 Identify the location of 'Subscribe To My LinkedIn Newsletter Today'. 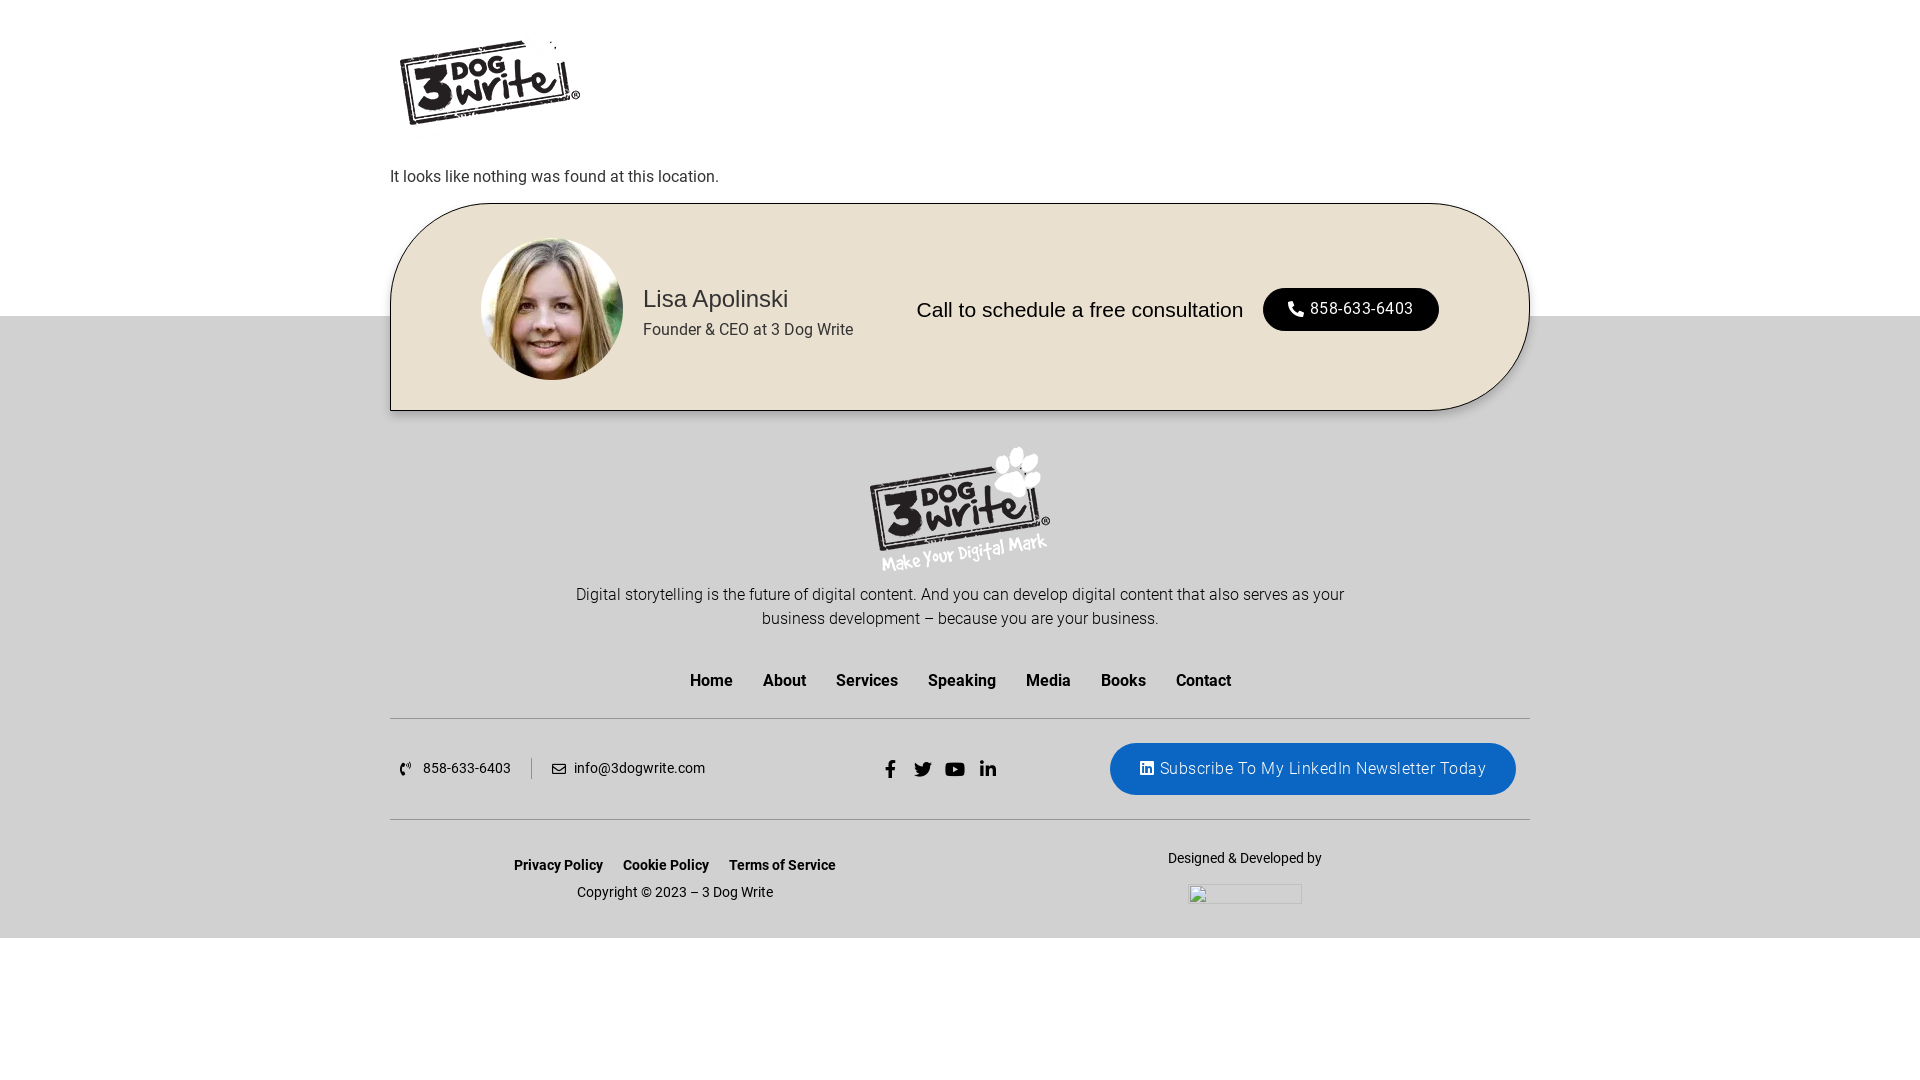
(1313, 767).